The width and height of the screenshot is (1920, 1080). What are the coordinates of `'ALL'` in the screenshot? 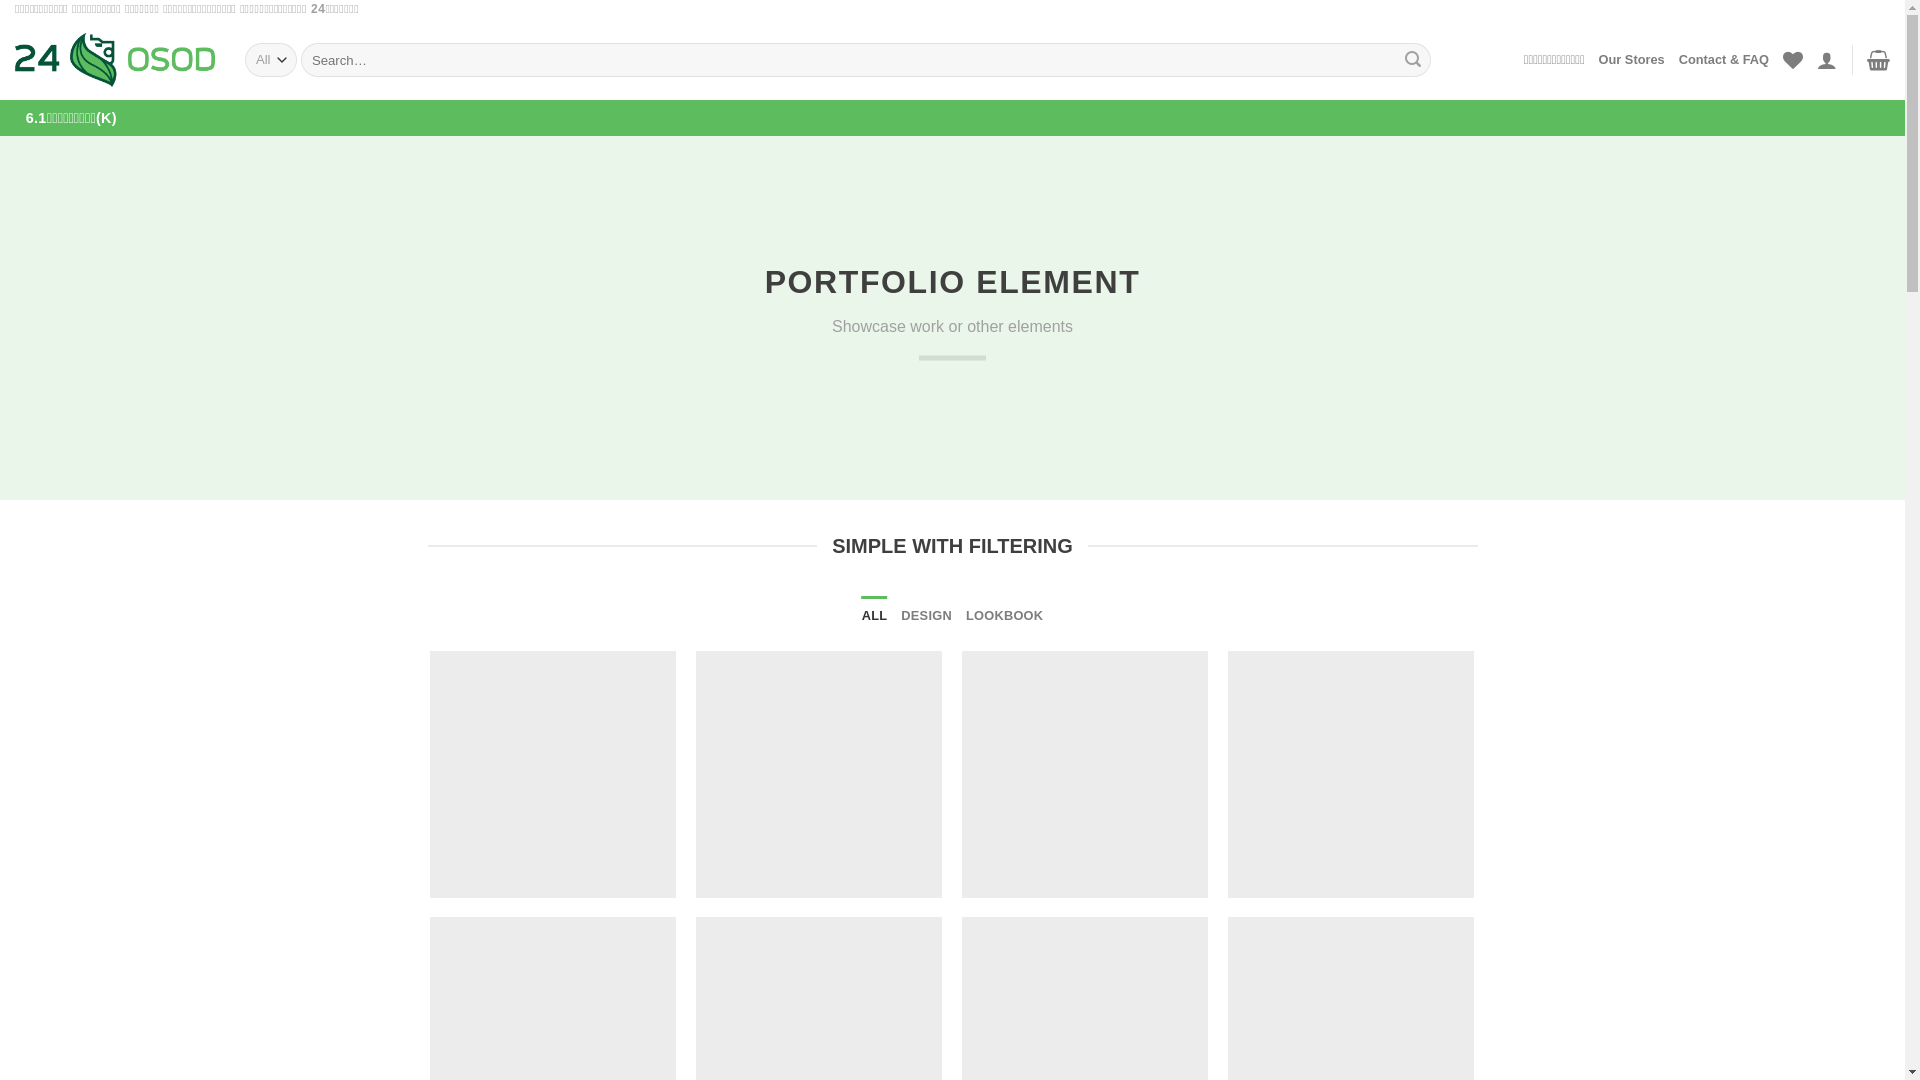 It's located at (874, 615).